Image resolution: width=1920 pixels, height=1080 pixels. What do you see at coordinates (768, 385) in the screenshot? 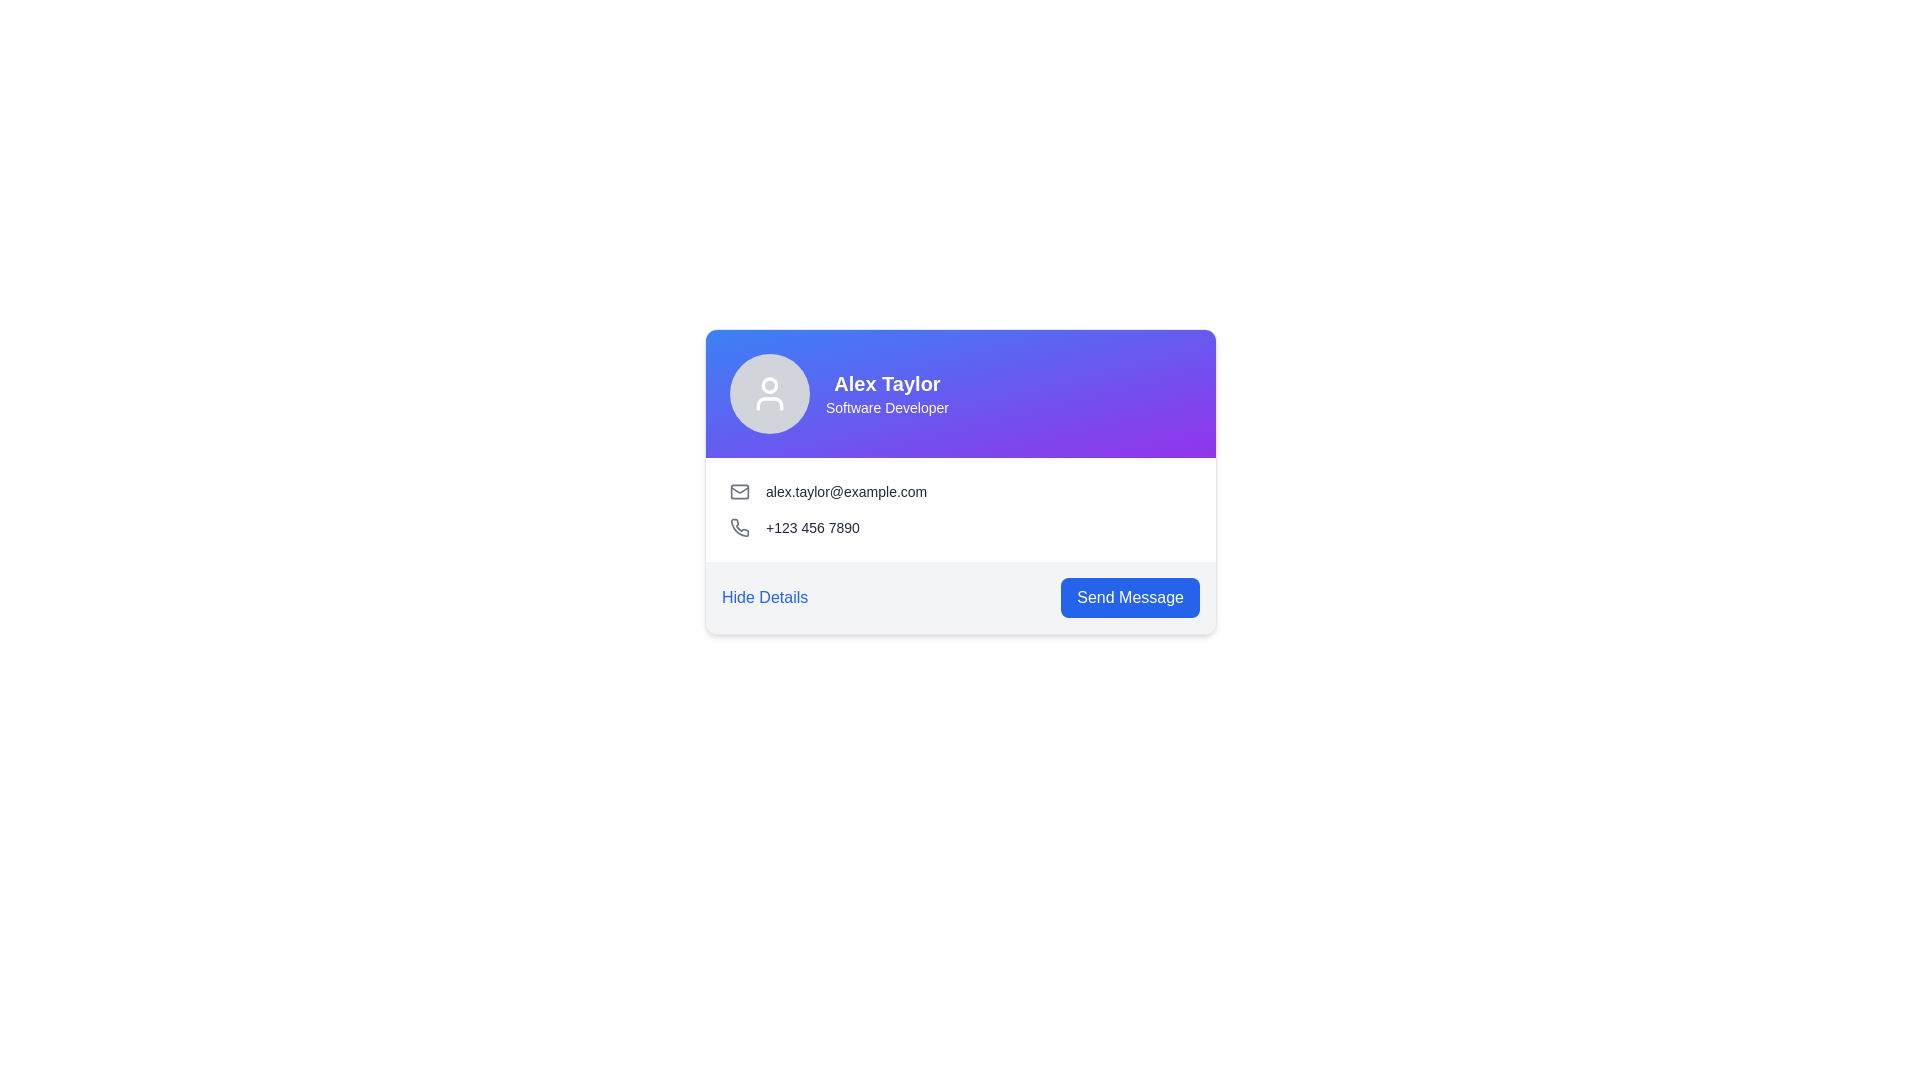
I see `the unfilled circular shape representing the user's head within the user profile icon in the card layout` at bounding box center [768, 385].